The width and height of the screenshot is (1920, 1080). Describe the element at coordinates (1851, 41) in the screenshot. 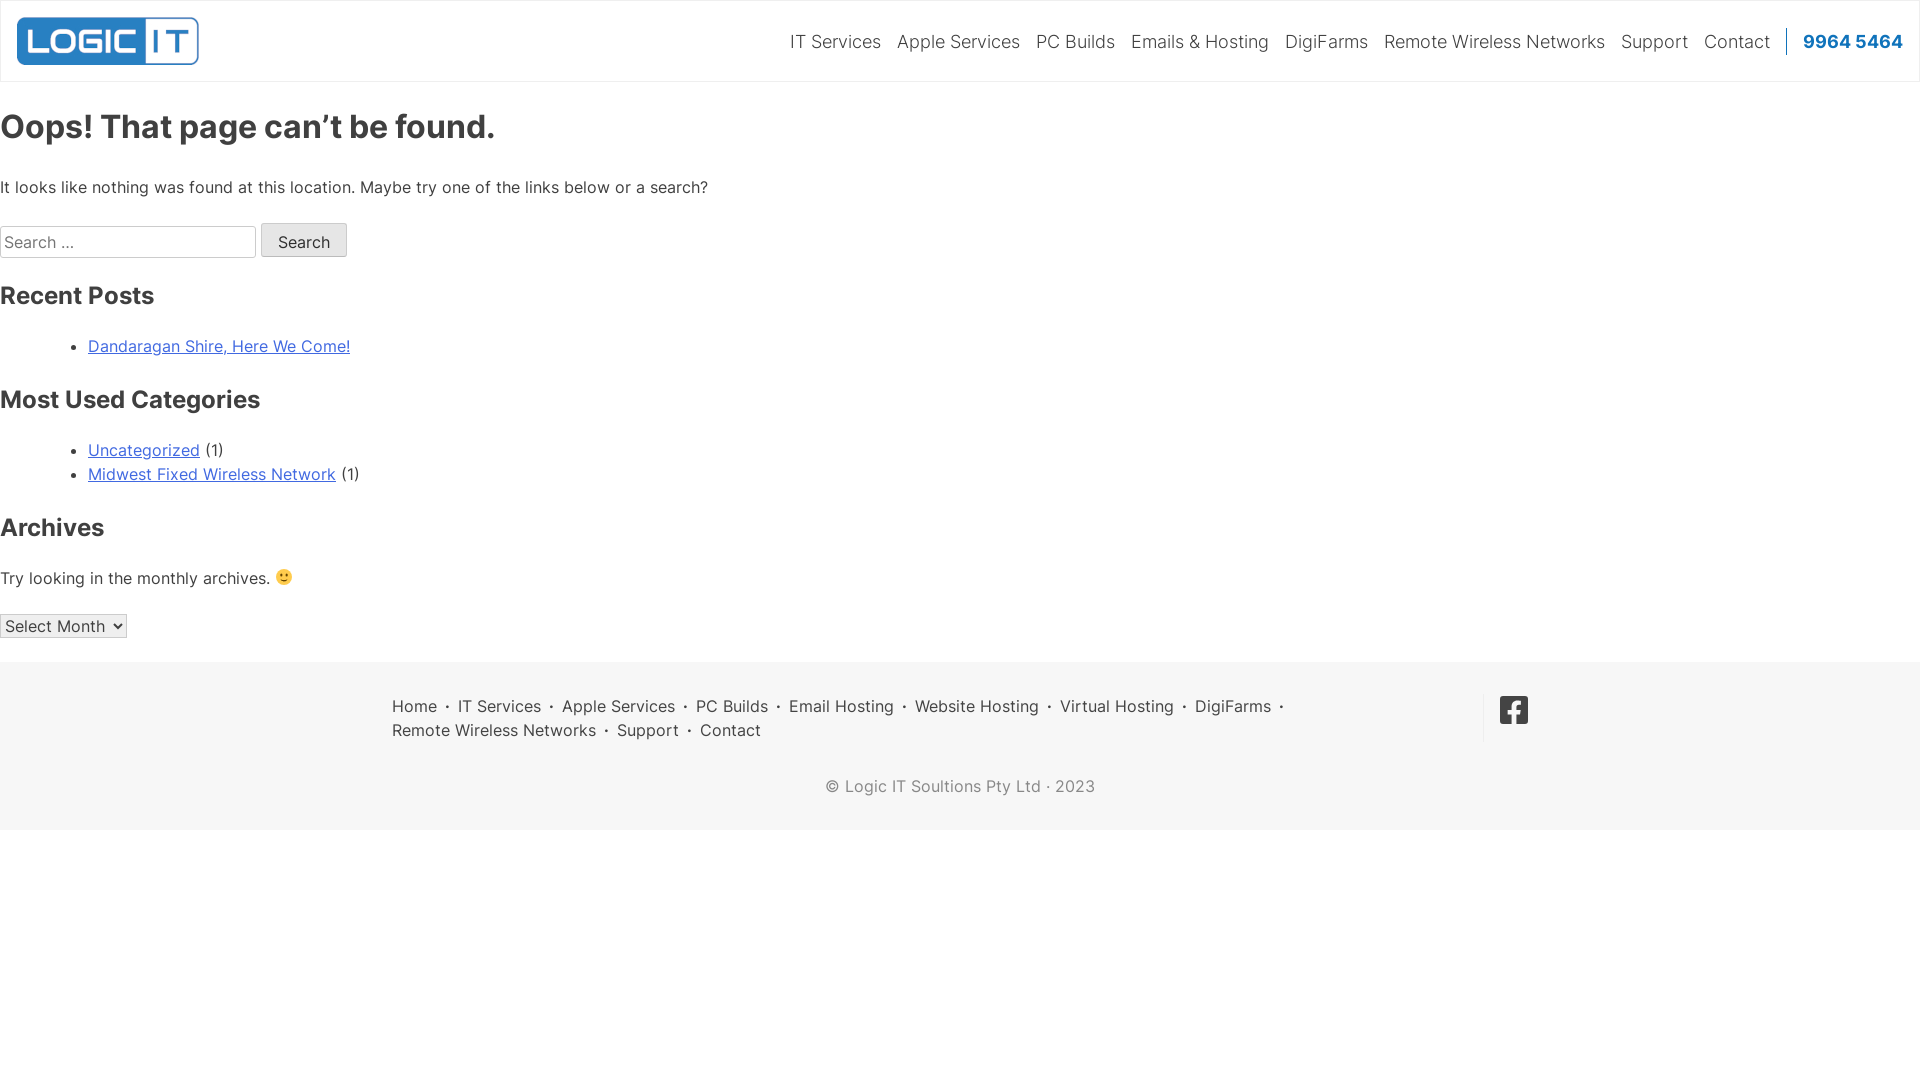

I see `'9964 5464'` at that location.